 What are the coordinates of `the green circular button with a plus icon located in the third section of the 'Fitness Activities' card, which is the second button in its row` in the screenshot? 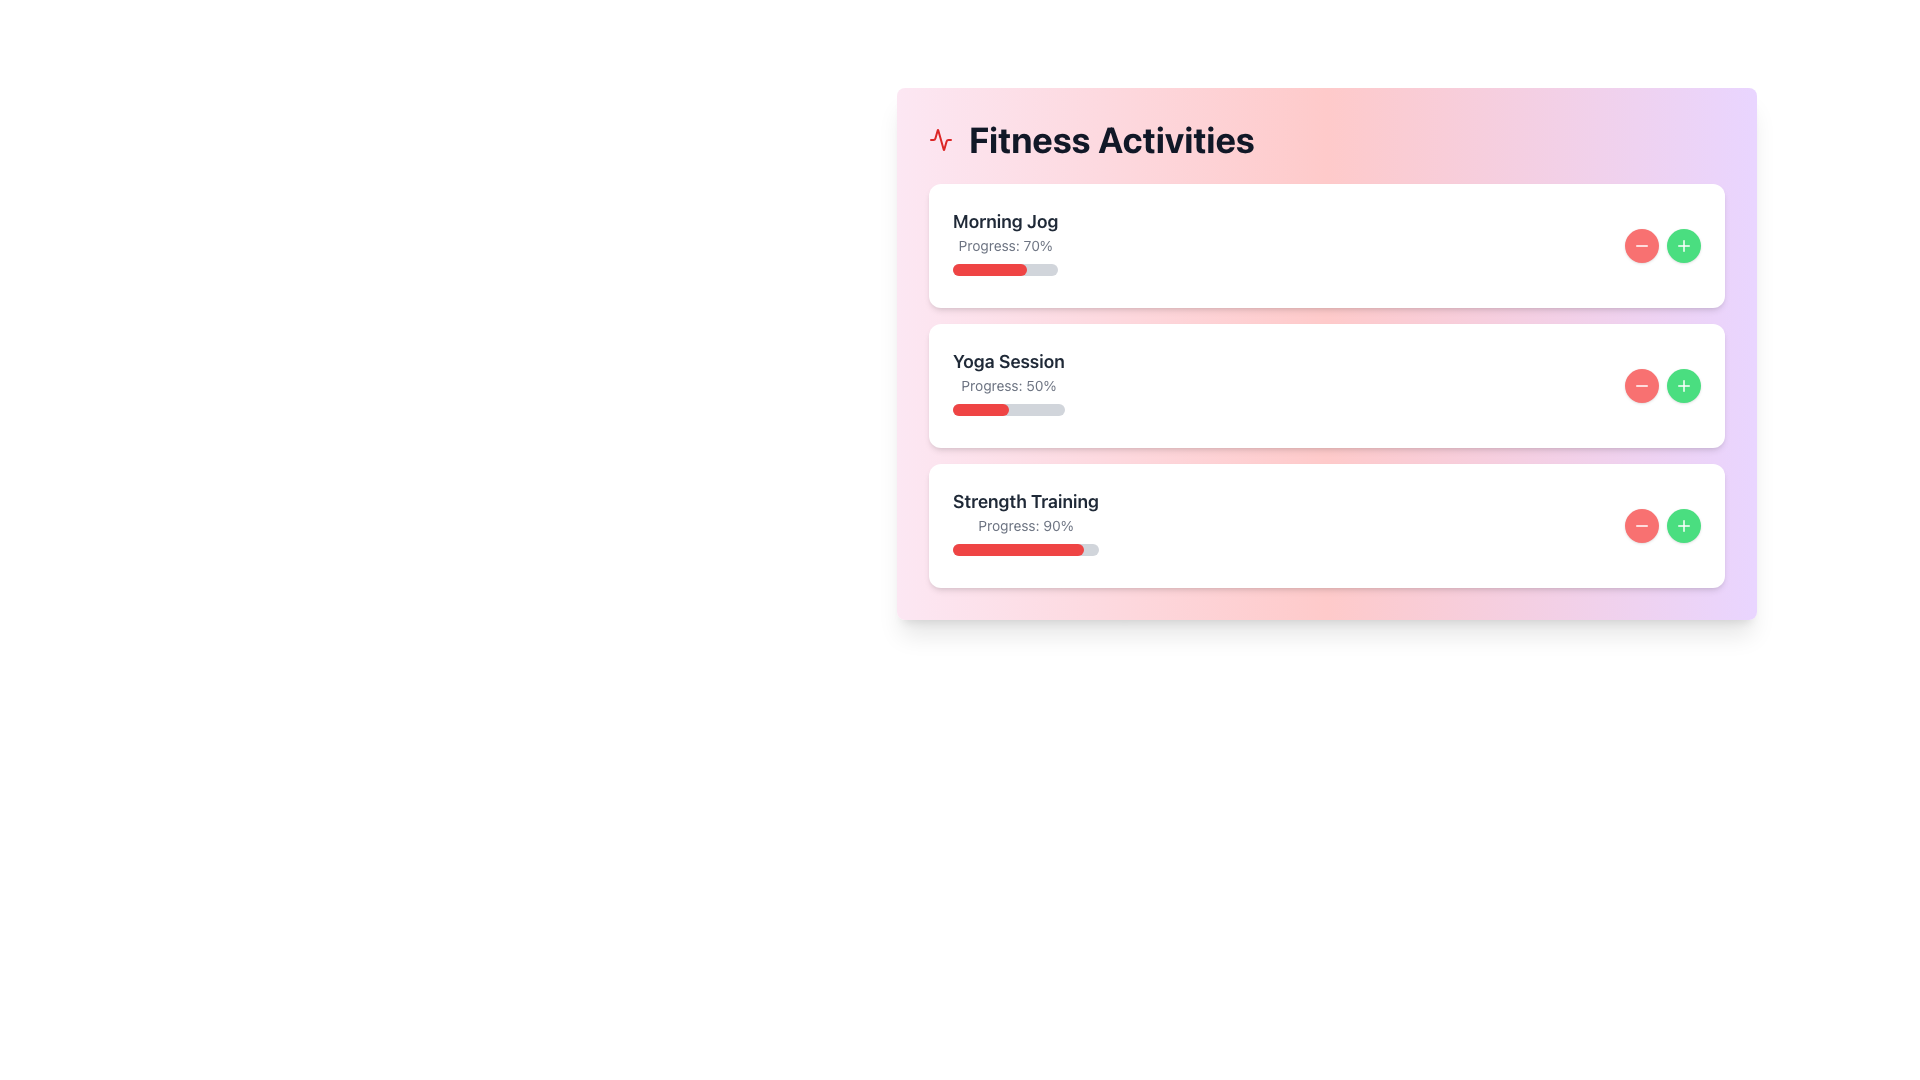 It's located at (1683, 385).